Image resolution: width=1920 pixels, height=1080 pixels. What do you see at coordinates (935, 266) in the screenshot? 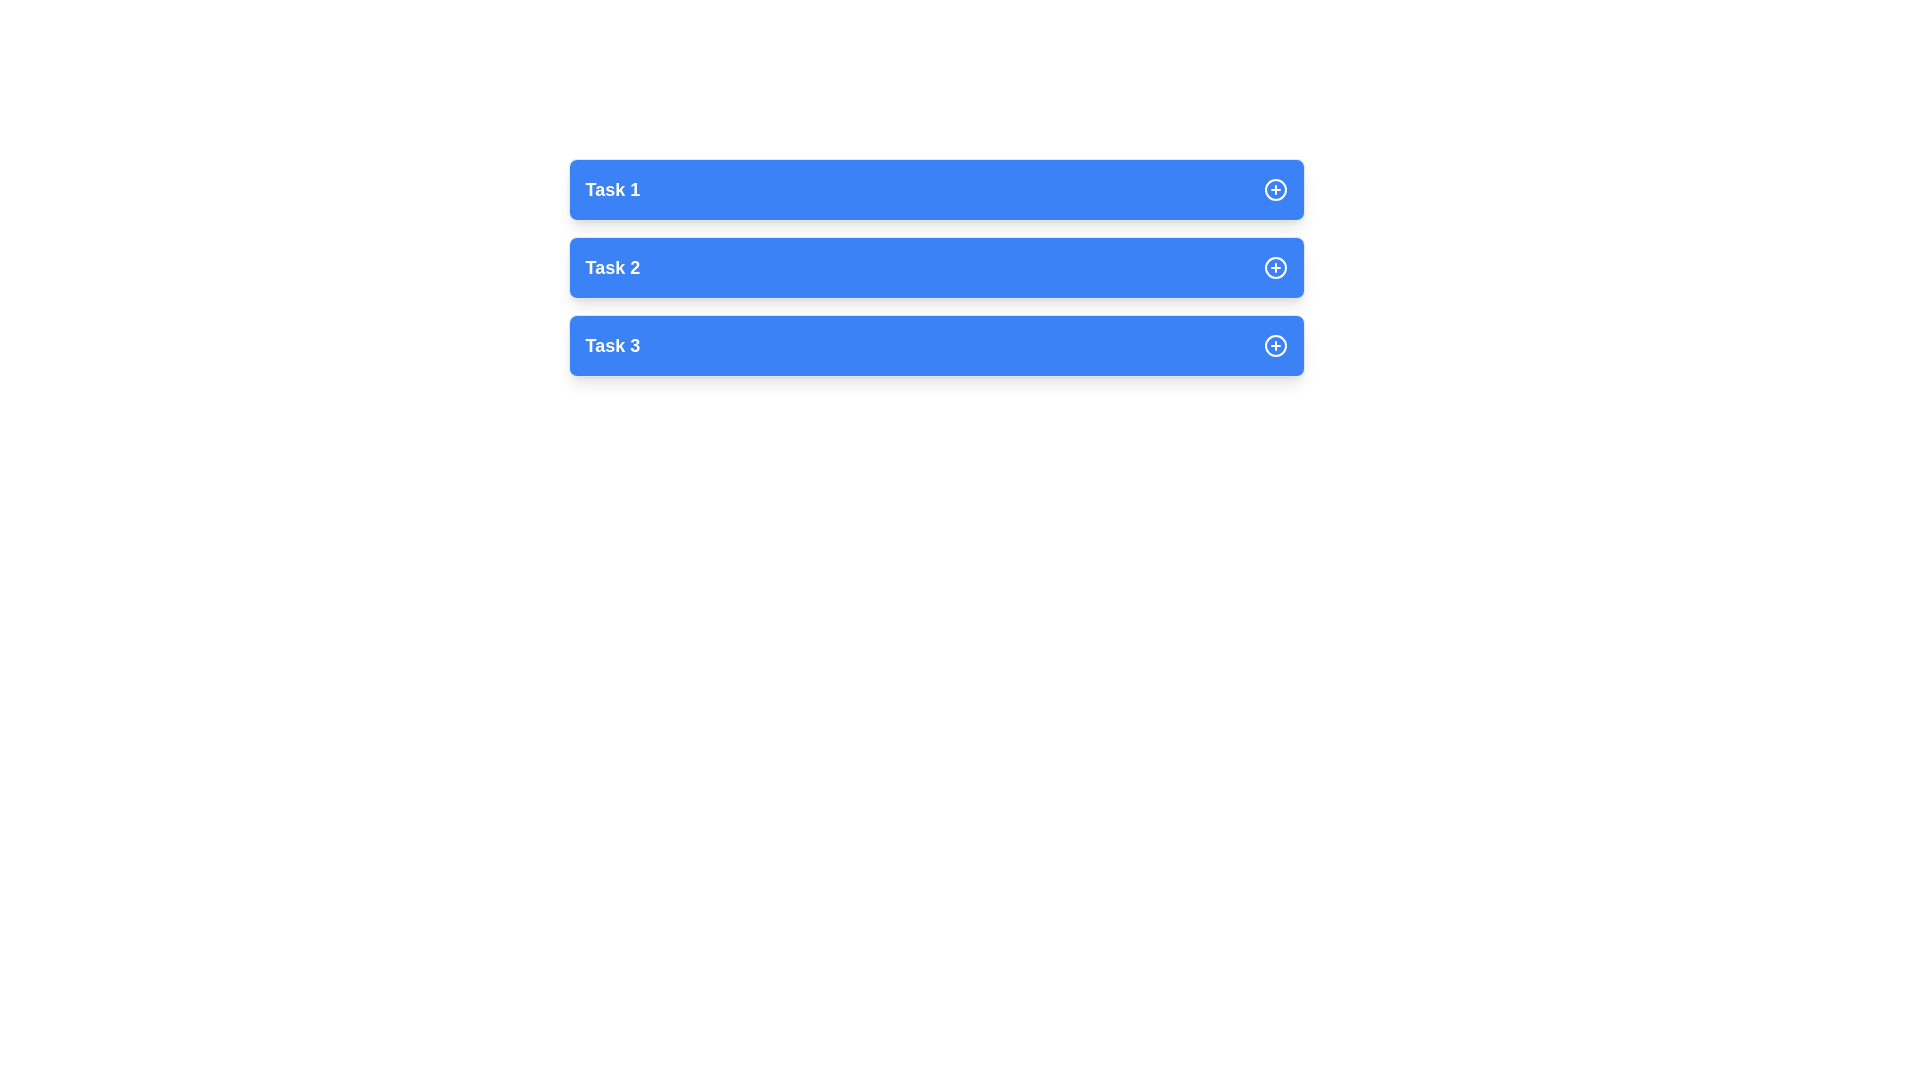
I see `the 'Task 2' item in the vertical task list` at bounding box center [935, 266].